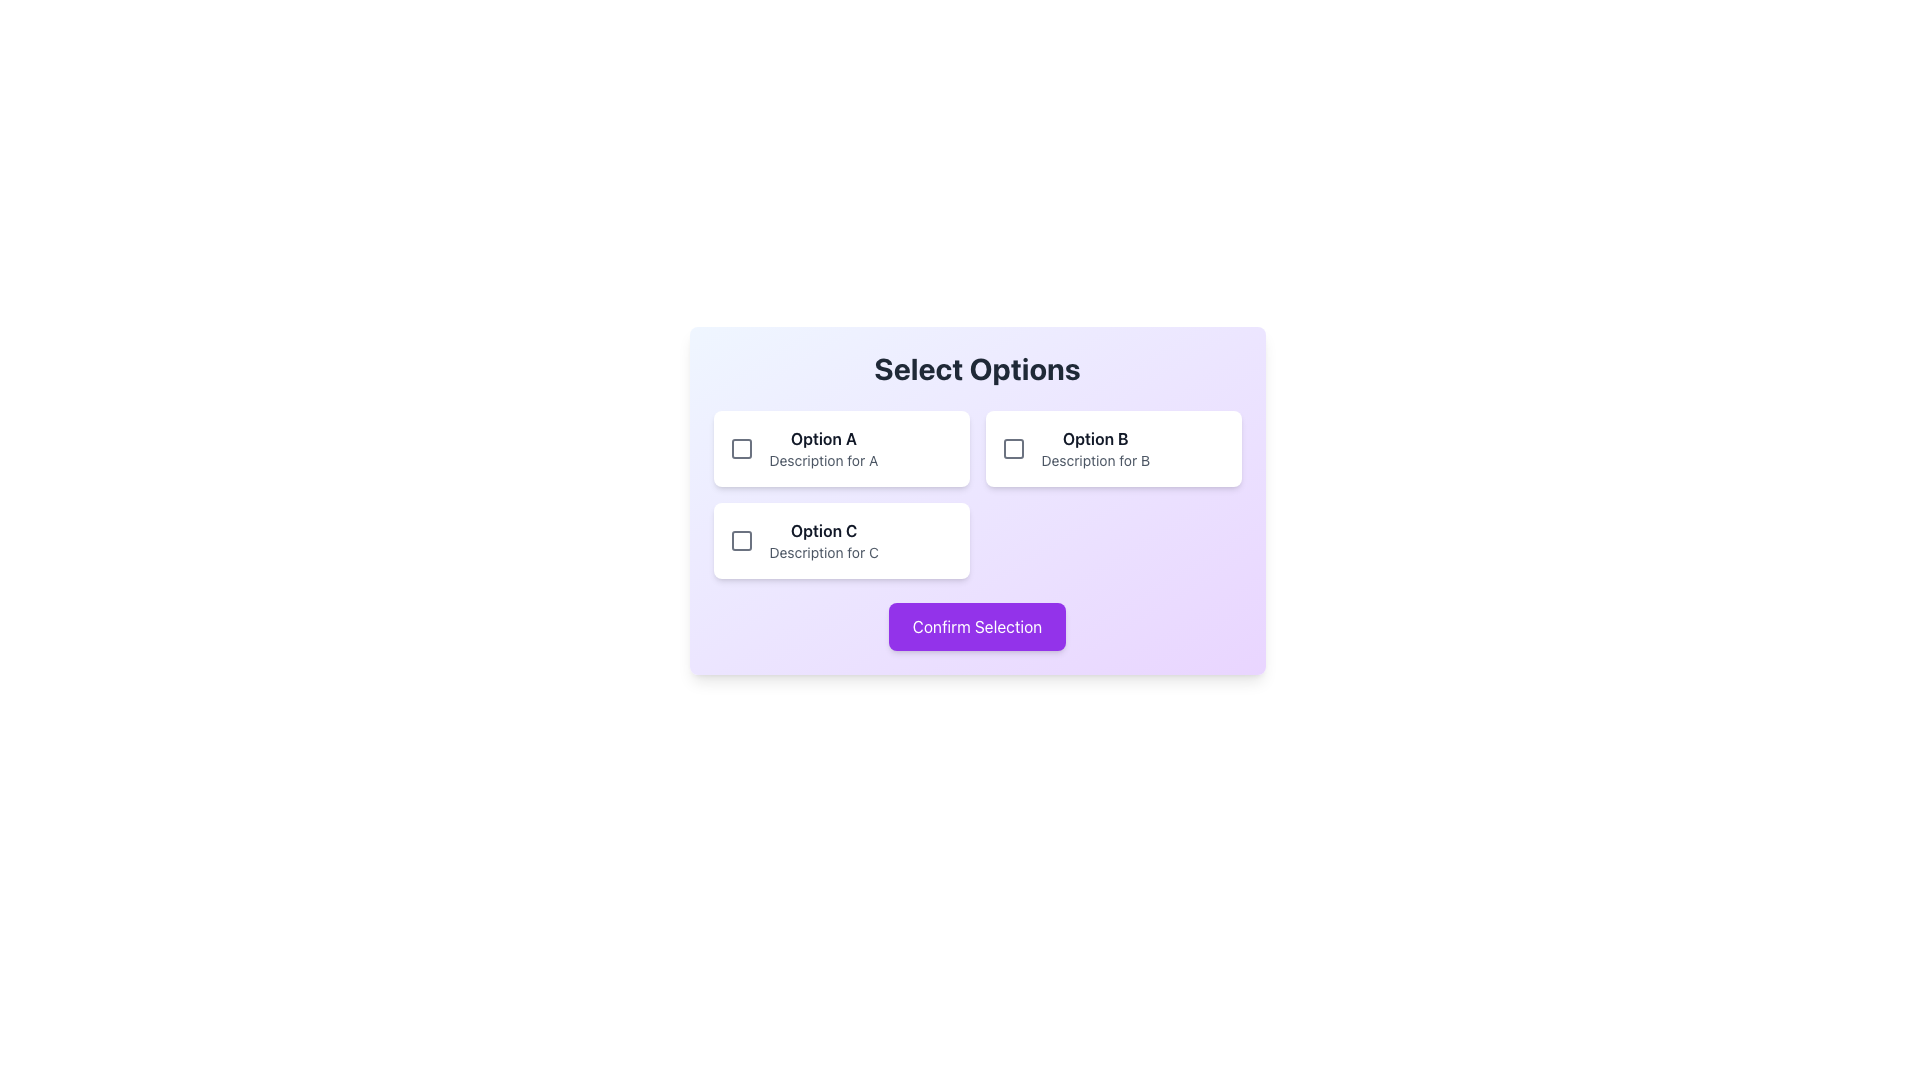  I want to click on the checkbox for 'Option B', so click(1013, 447).